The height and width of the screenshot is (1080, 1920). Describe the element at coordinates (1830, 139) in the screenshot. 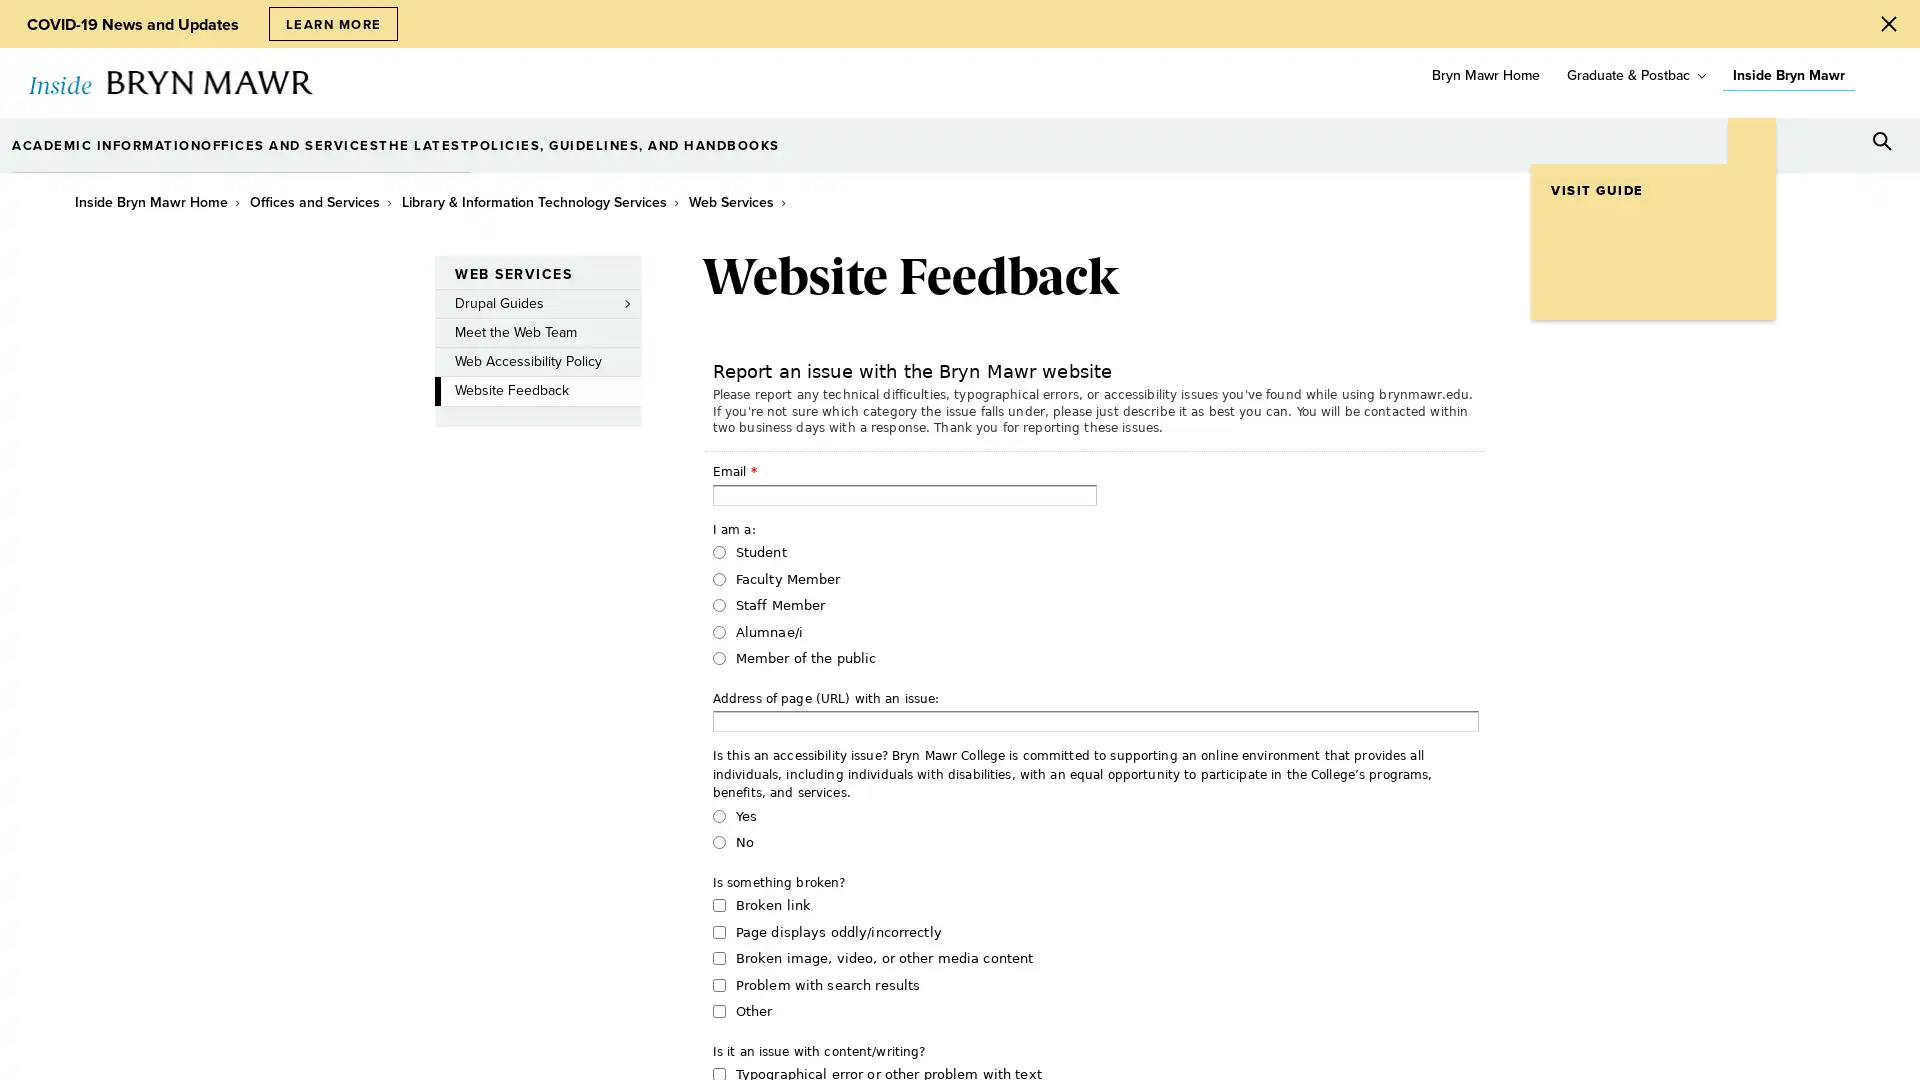

I see `Open Resources menu` at that location.